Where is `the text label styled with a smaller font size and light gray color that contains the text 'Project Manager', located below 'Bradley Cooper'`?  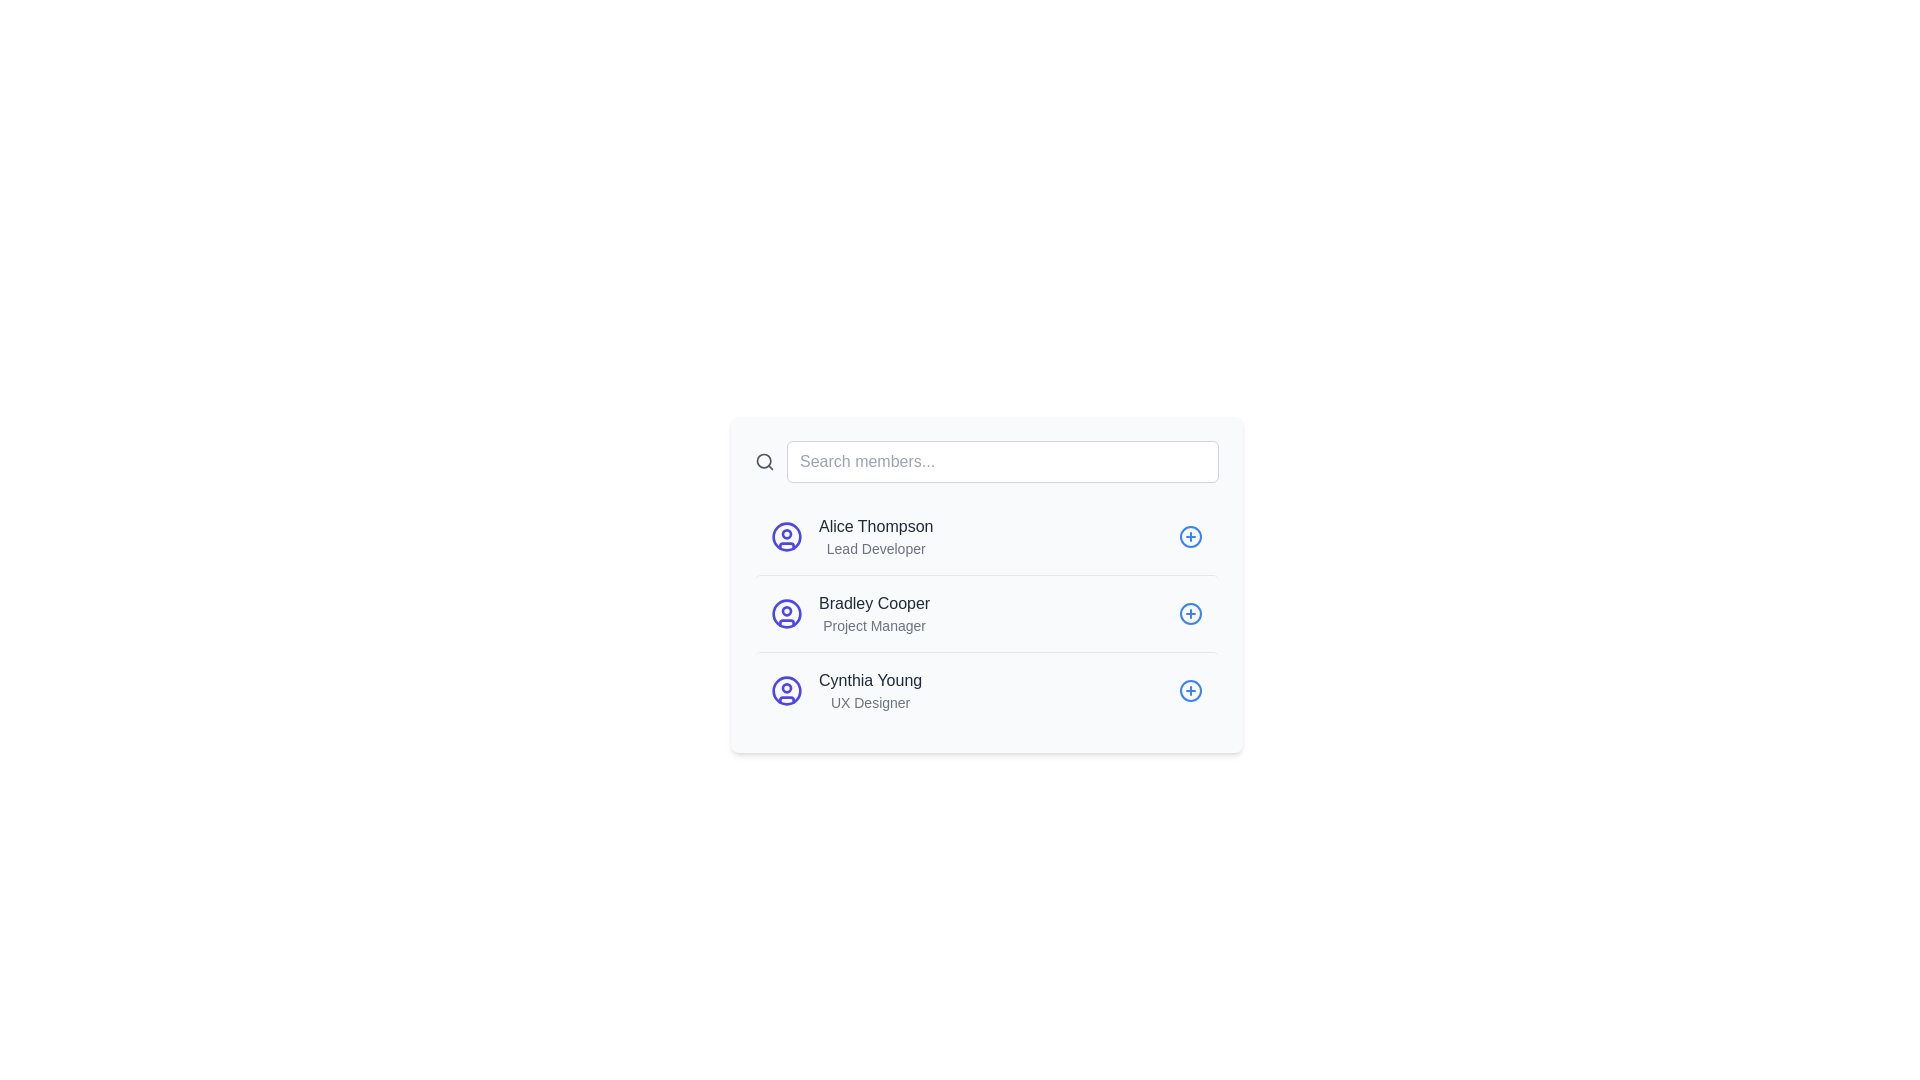
the text label styled with a smaller font size and light gray color that contains the text 'Project Manager', located below 'Bradley Cooper' is located at coordinates (874, 624).